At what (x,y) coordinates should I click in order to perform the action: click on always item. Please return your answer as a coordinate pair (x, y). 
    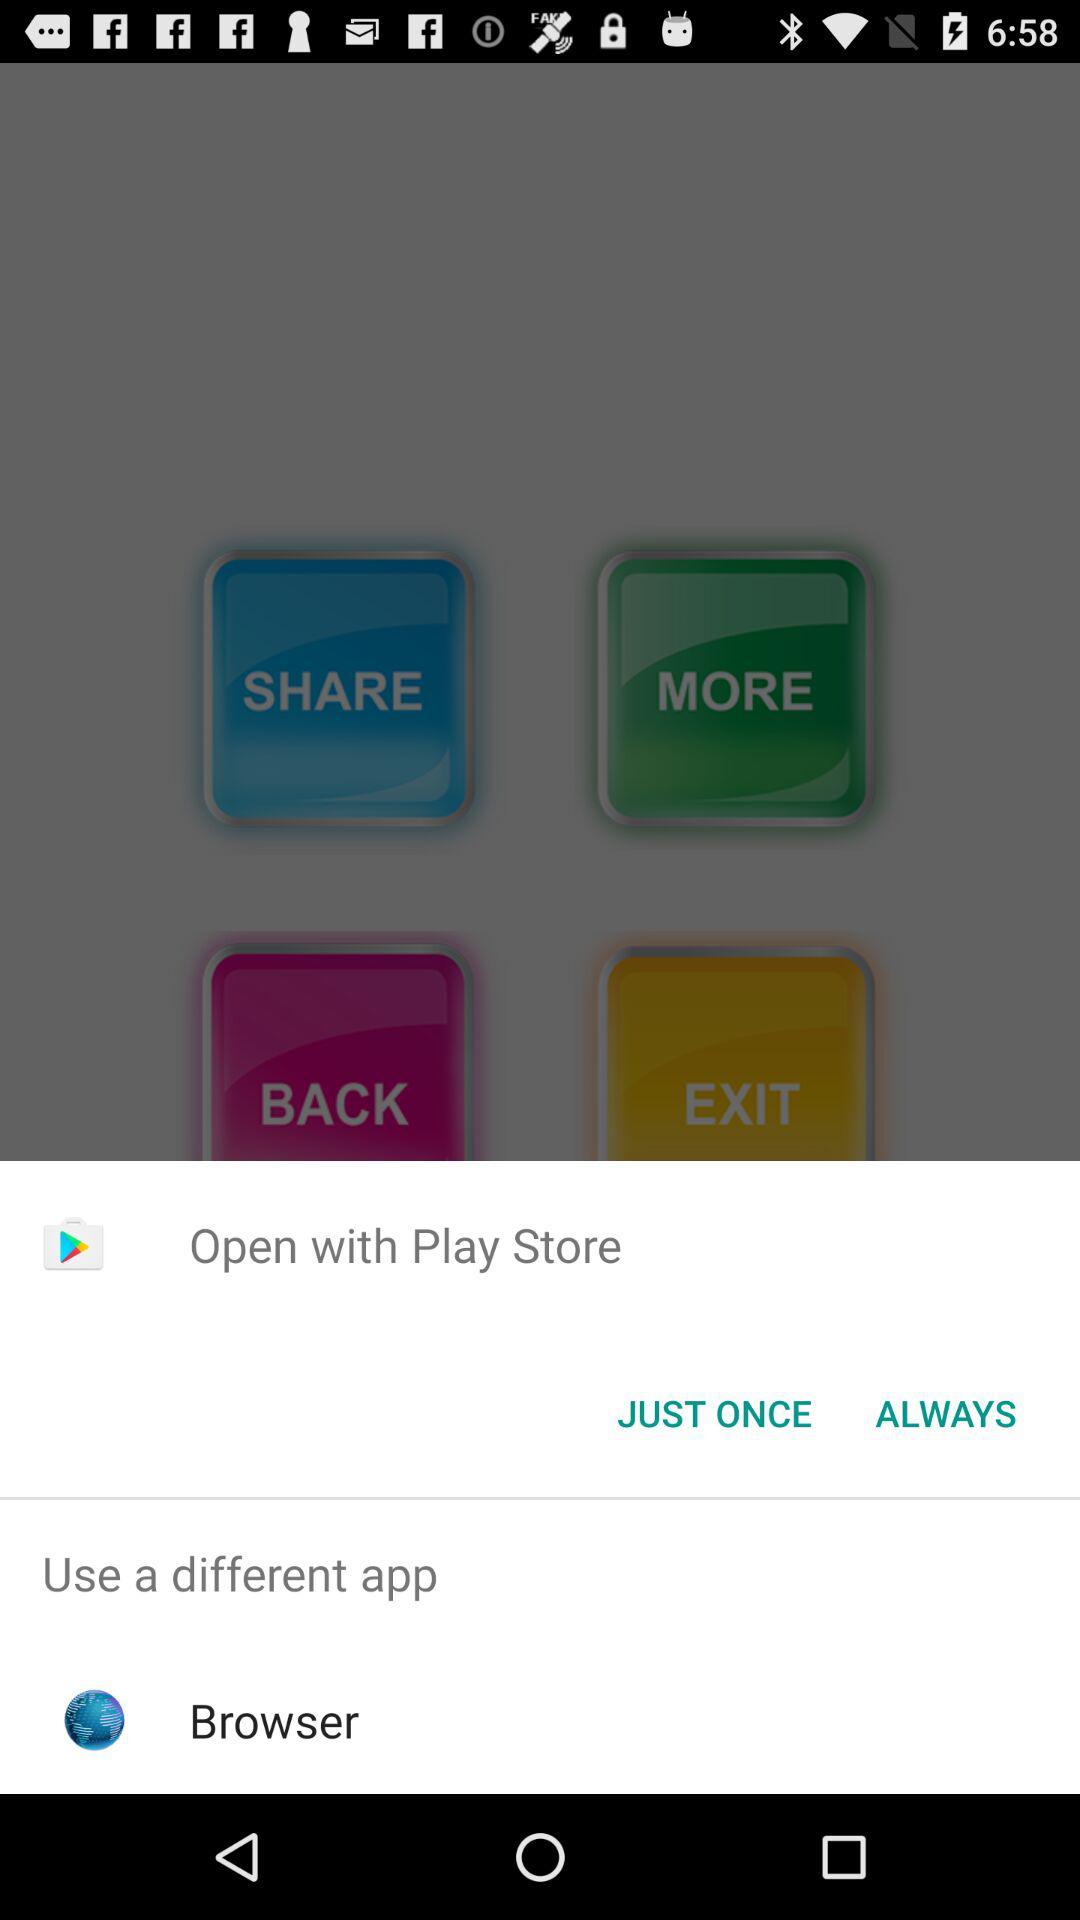
    Looking at the image, I should click on (945, 1411).